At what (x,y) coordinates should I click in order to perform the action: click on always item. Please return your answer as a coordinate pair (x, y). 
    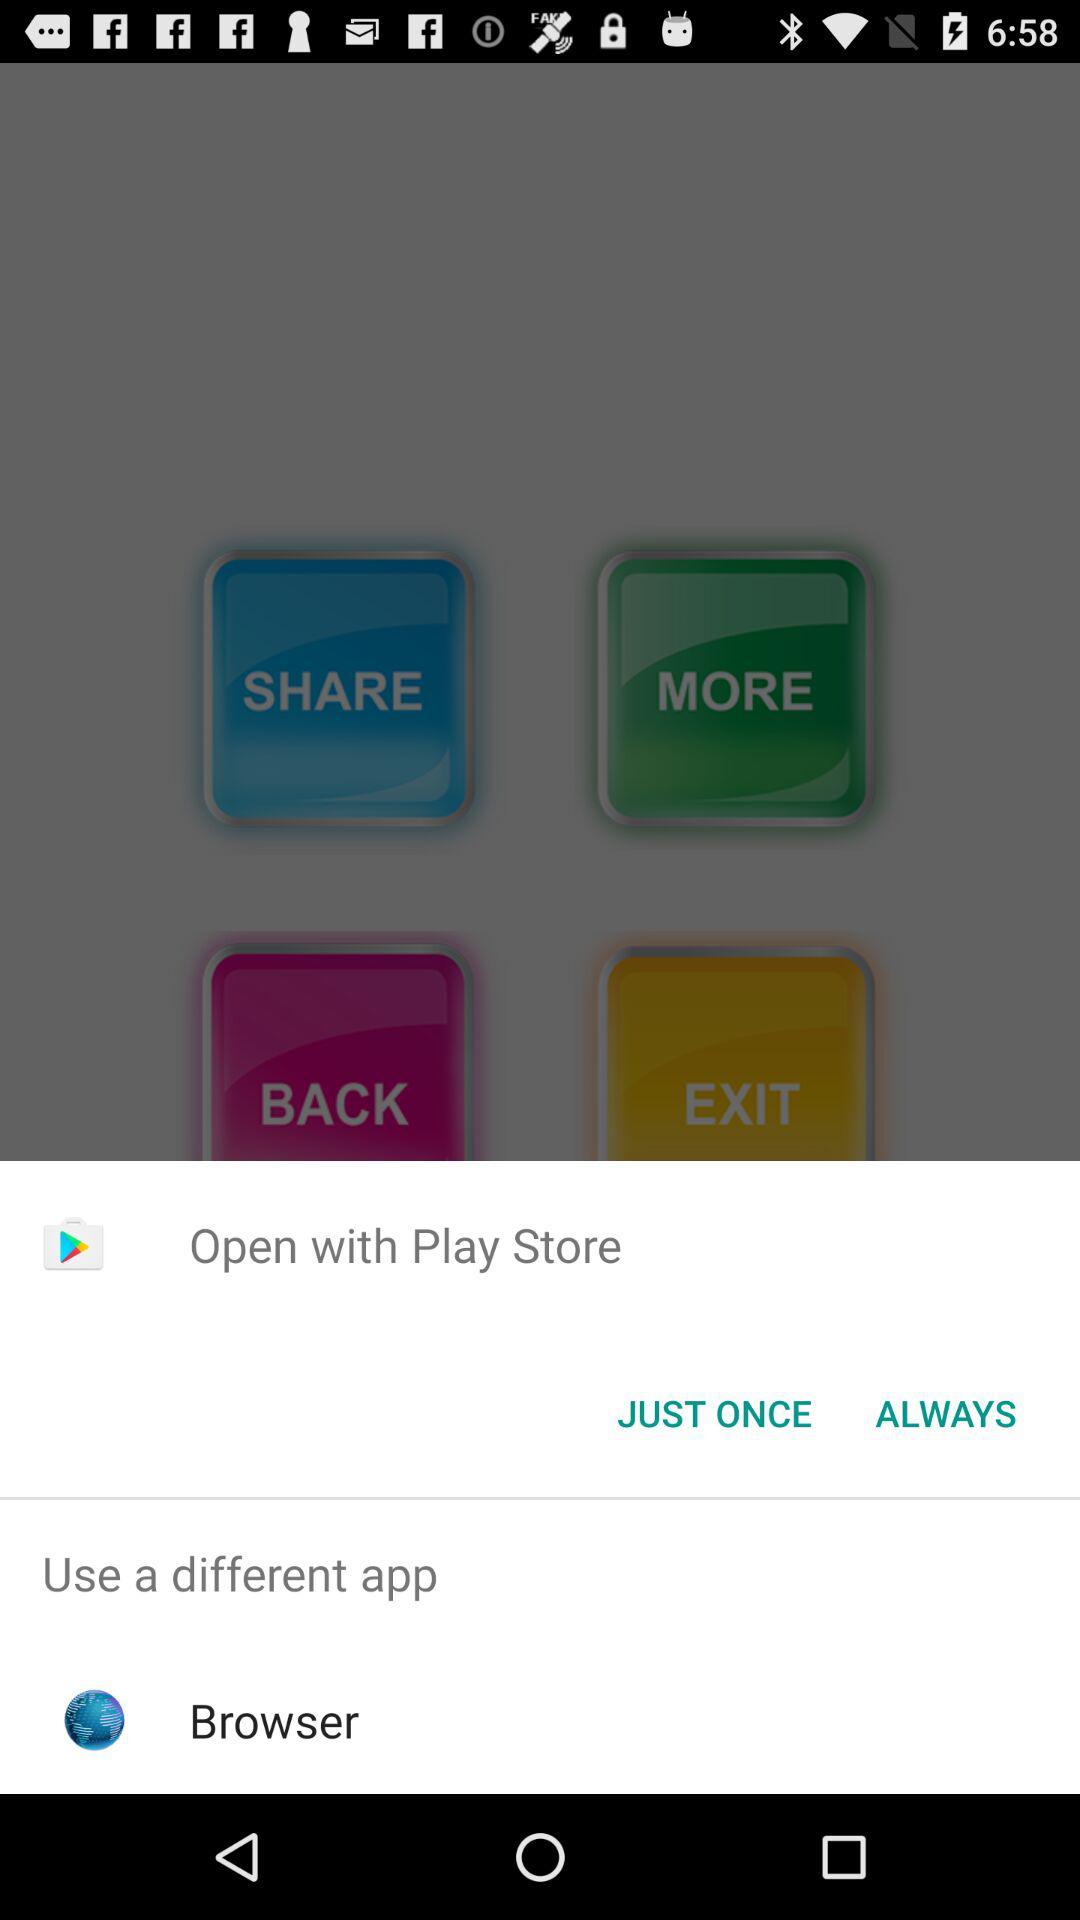
    Looking at the image, I should click on (945, 1411).